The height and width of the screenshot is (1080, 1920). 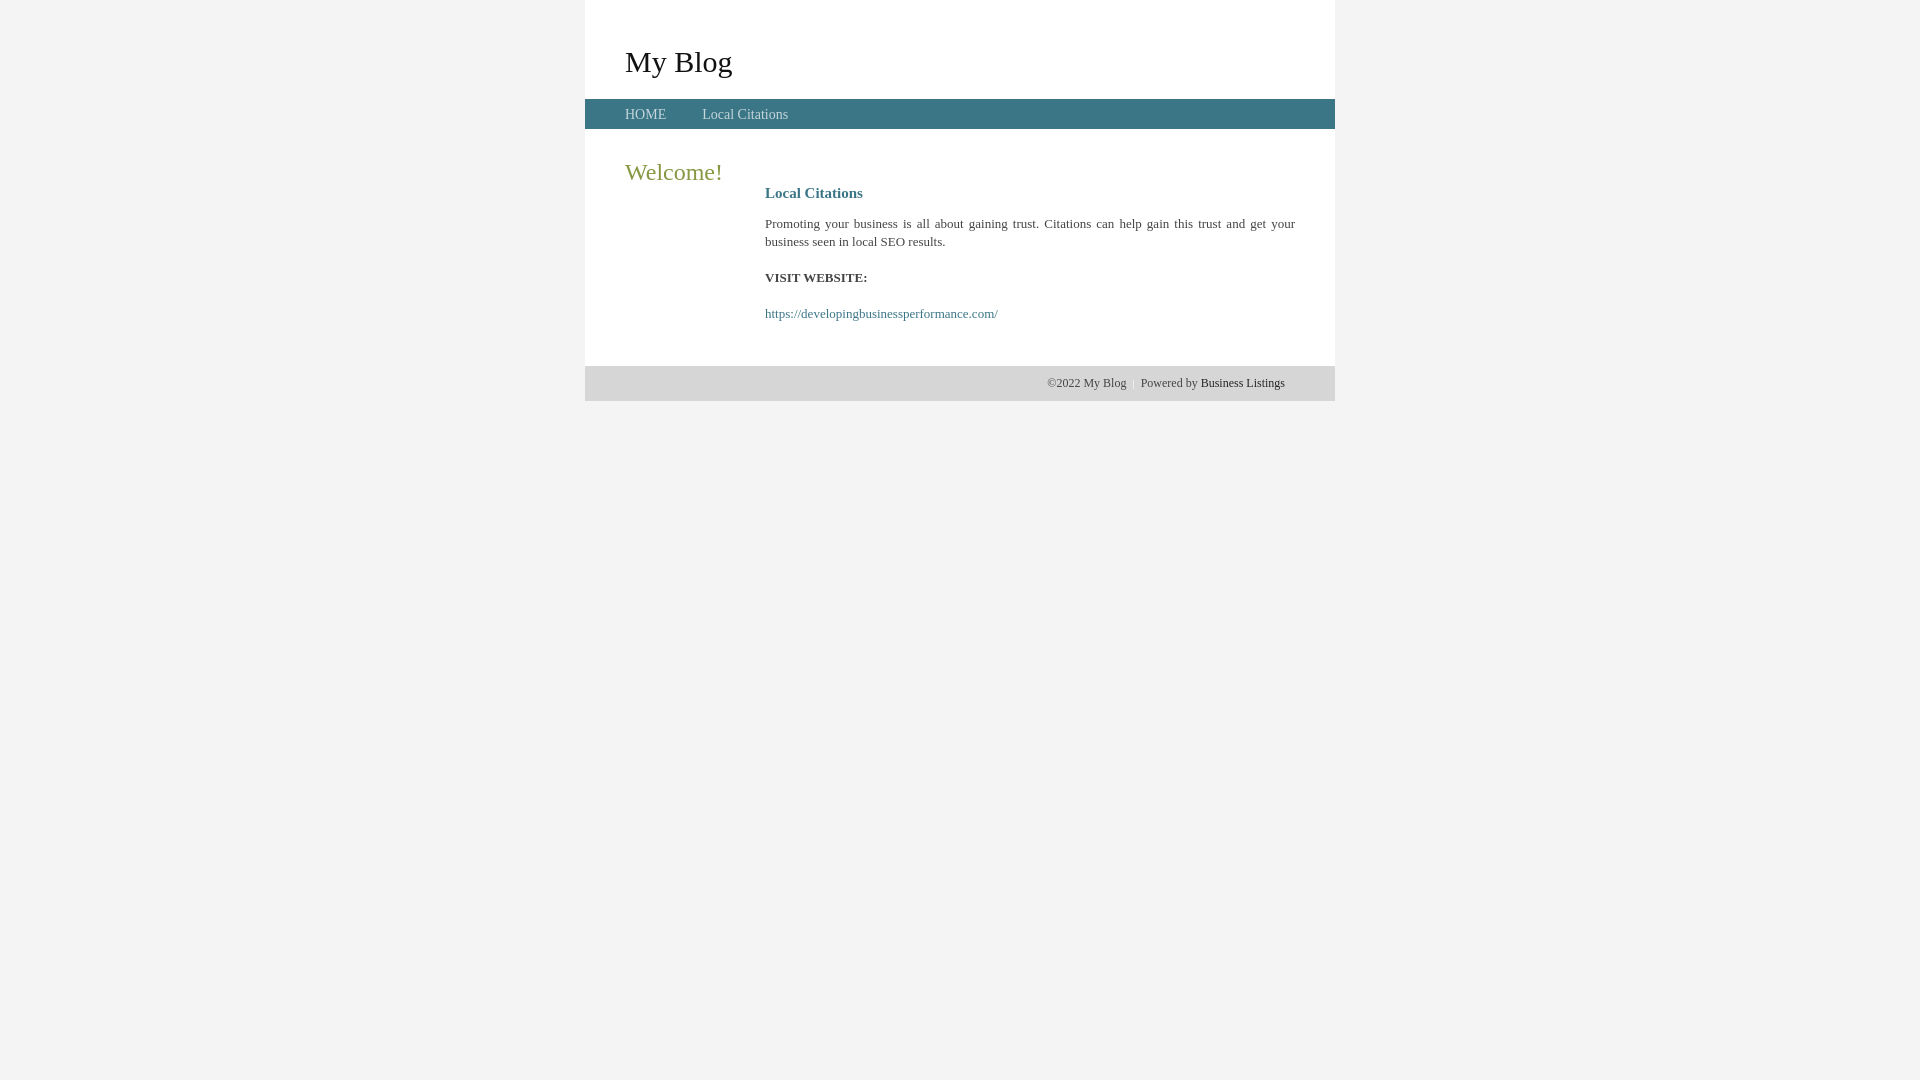 I want to click on 'HOME', so click(x=645, y=114).